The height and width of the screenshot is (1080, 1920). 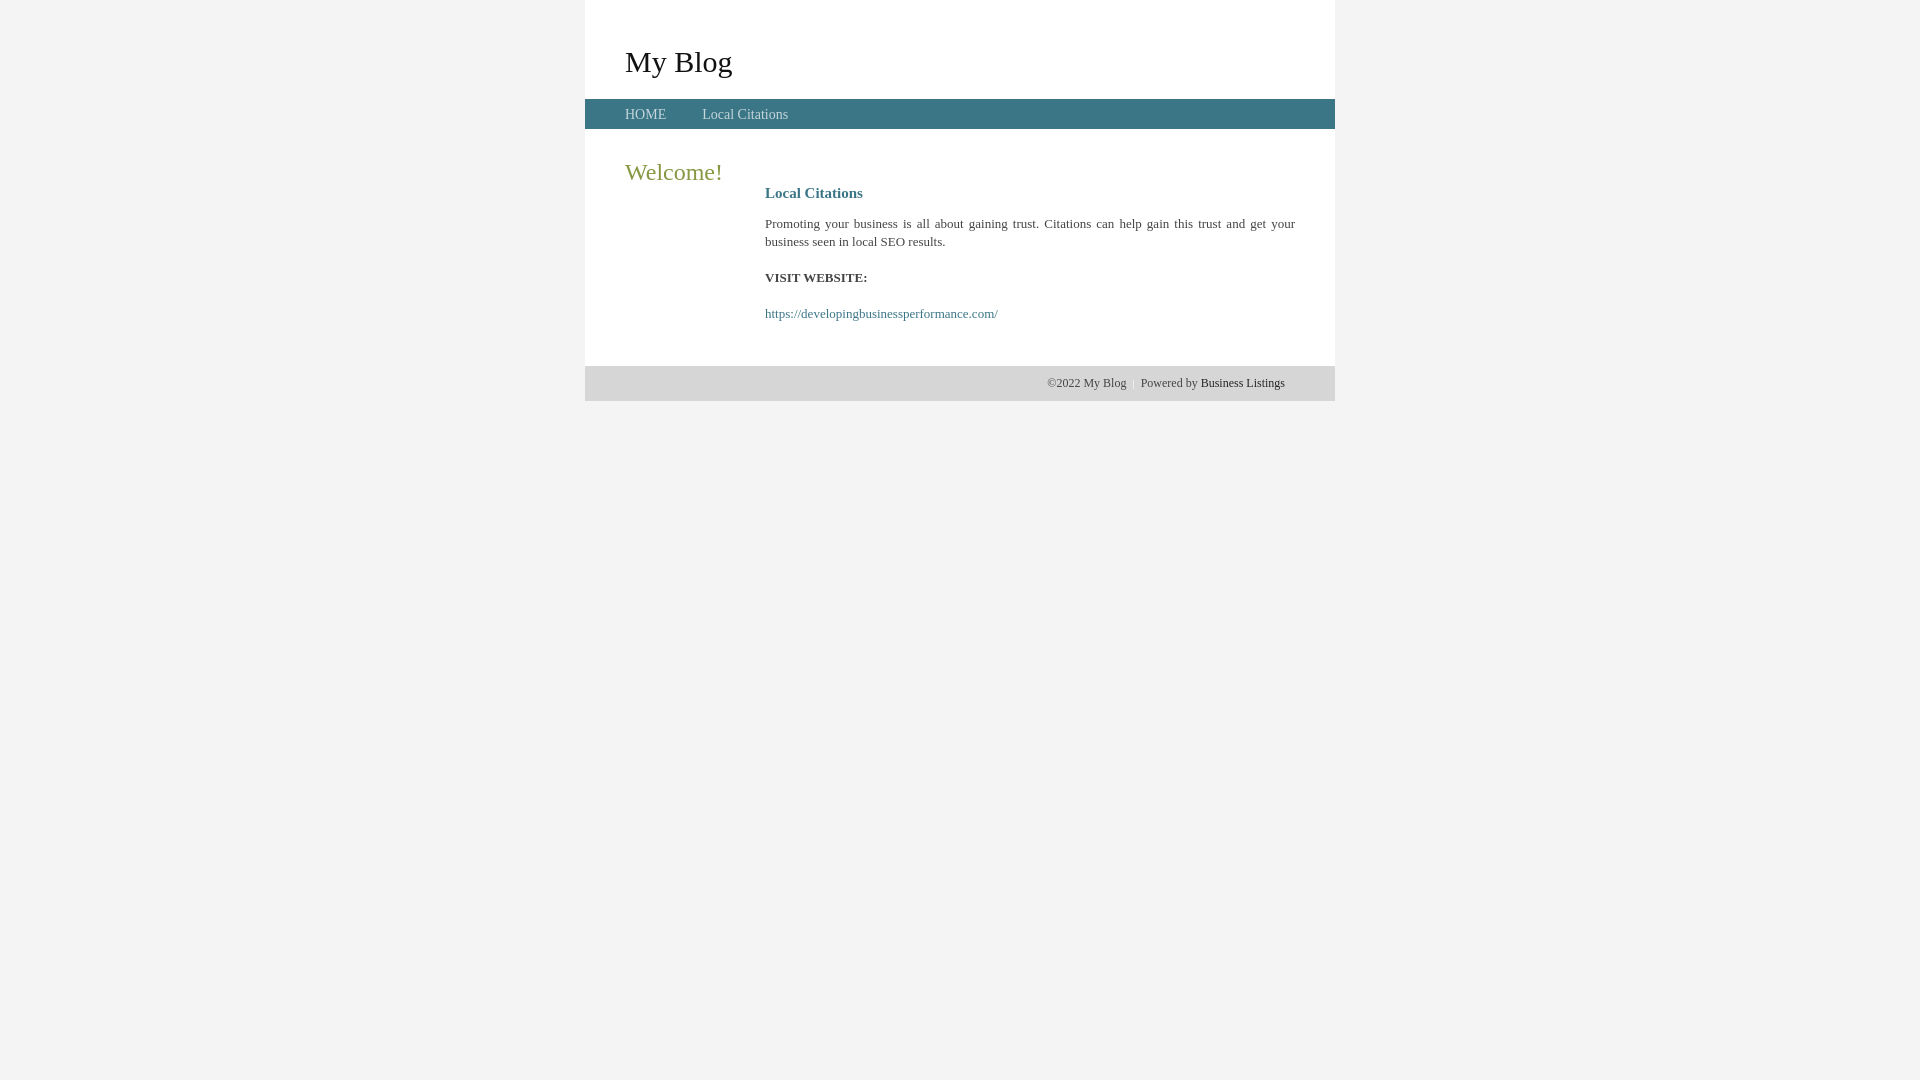 I want to click on 'HOME', so click(x=645, y=114).